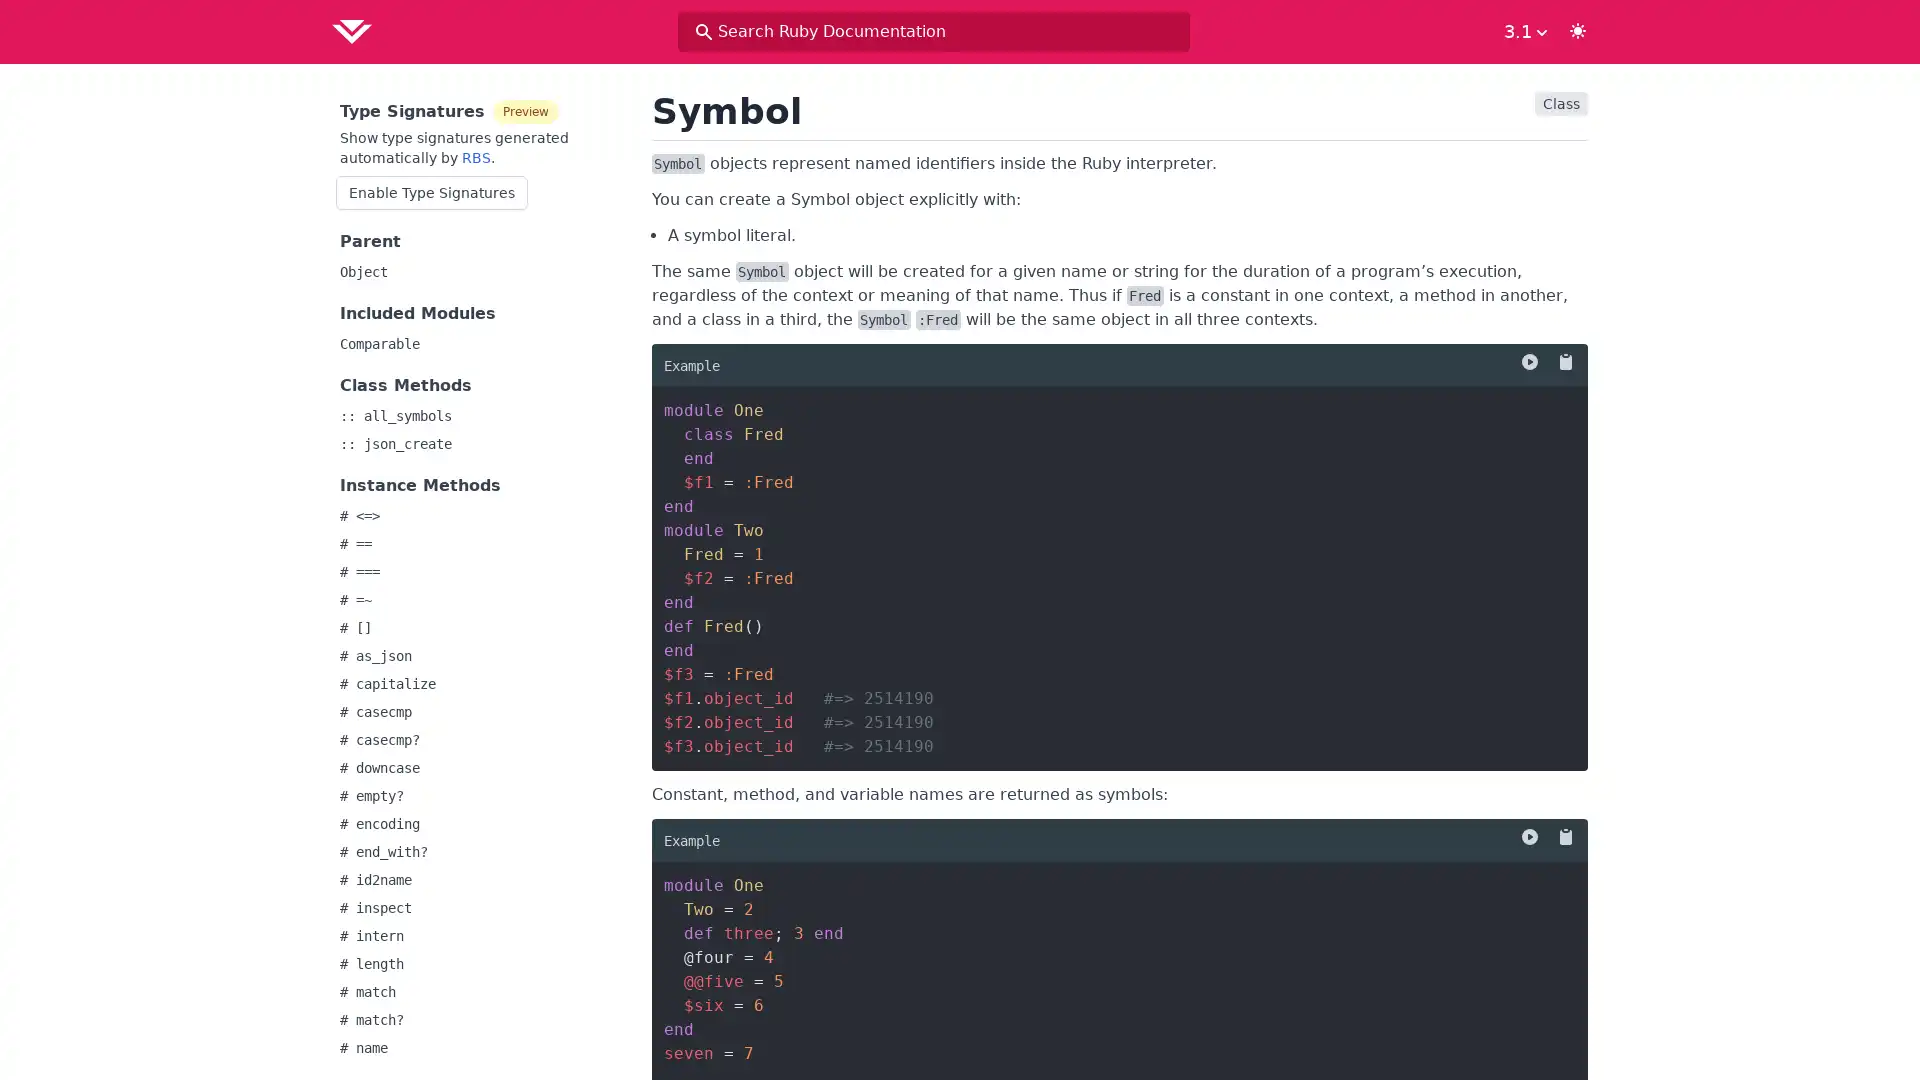  Describe the element at coordinates (1529, 362) in the screenshot. I see `Run code` at that location.